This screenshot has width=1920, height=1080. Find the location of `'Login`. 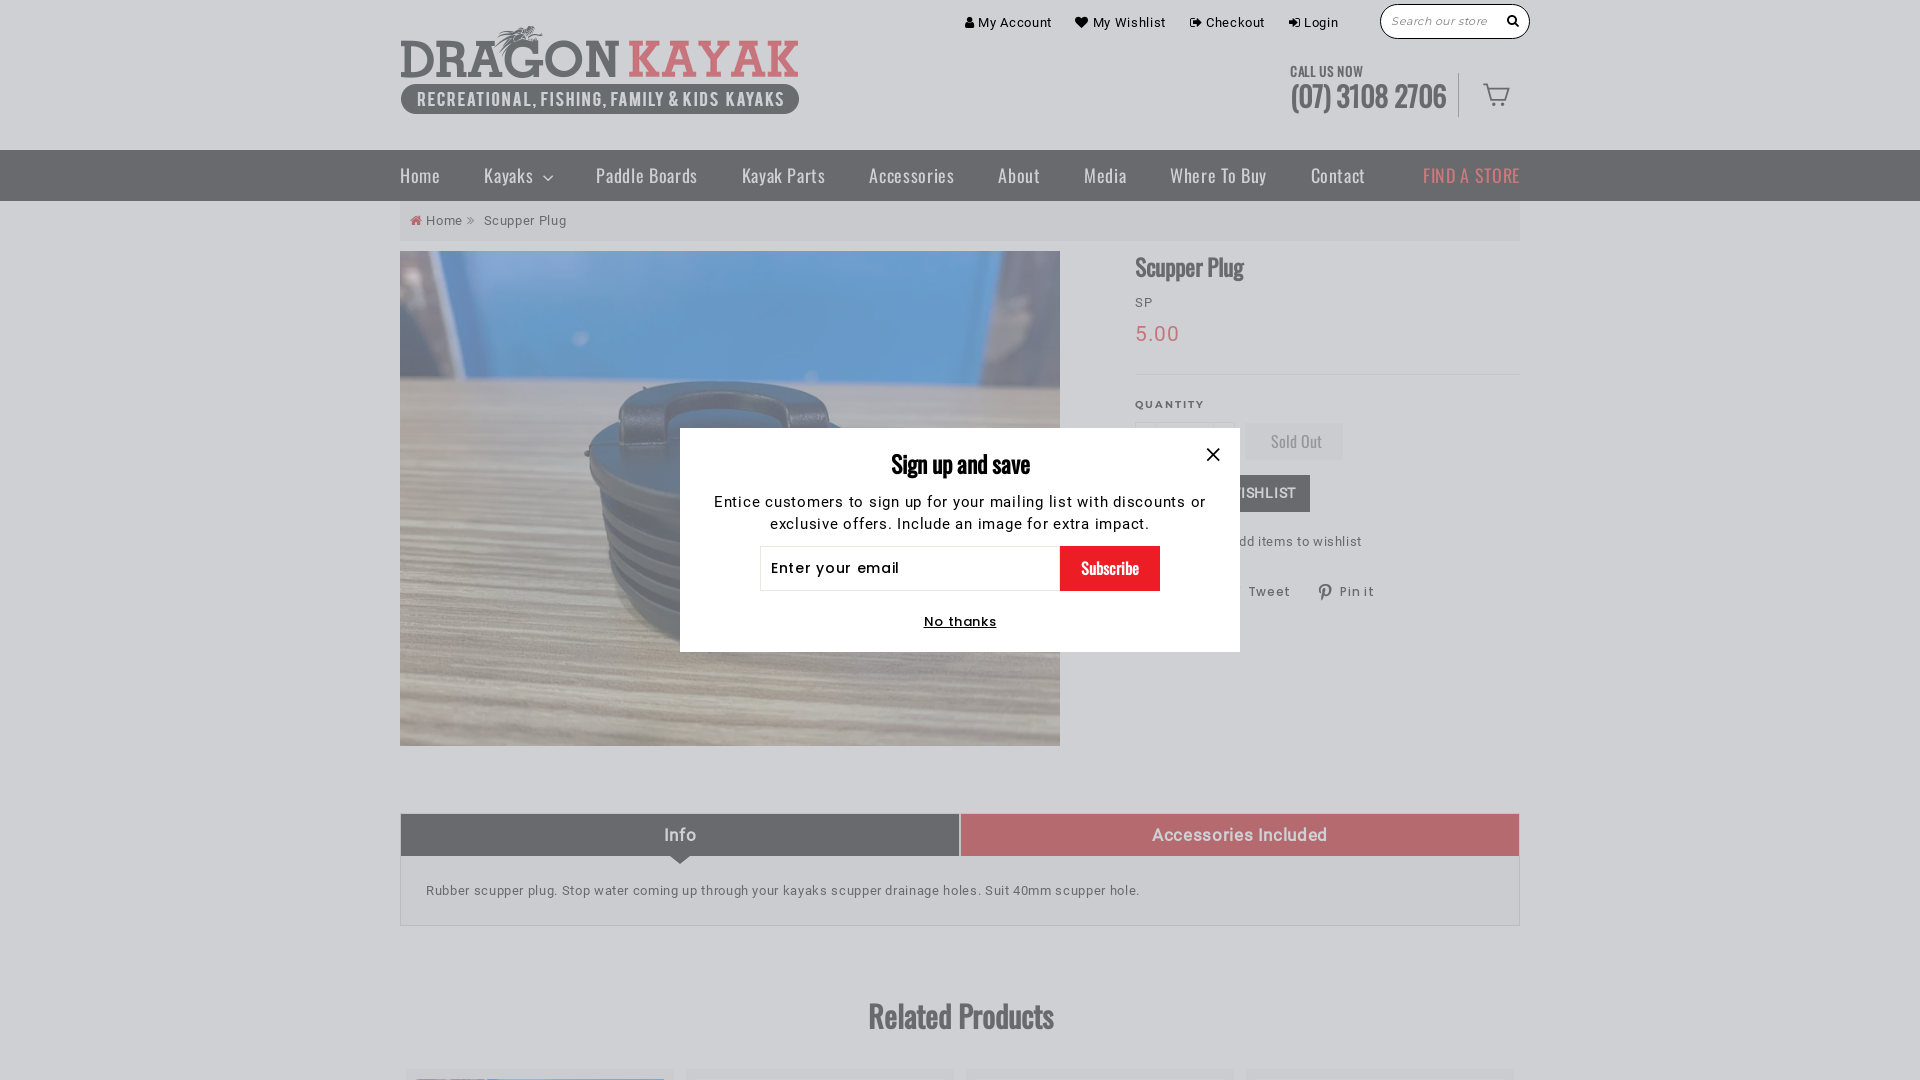

'Login is located at coordinates (1314, 23).